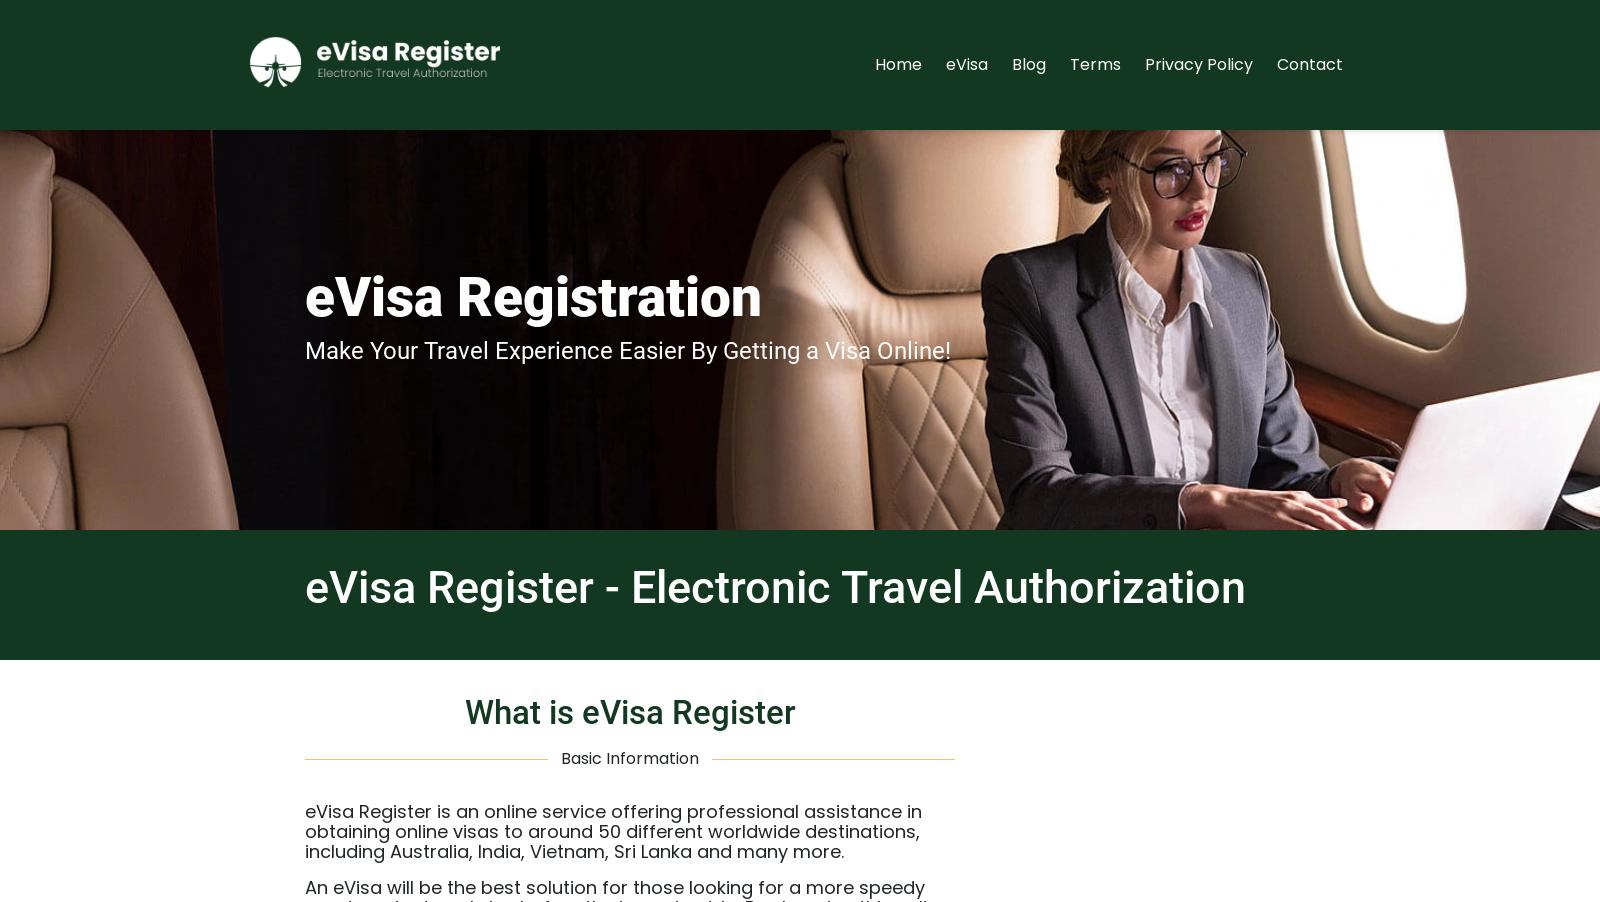 This screenshot has width=1600, height=902. I want to click on 'UAE eVisa', so click(1172, 426).